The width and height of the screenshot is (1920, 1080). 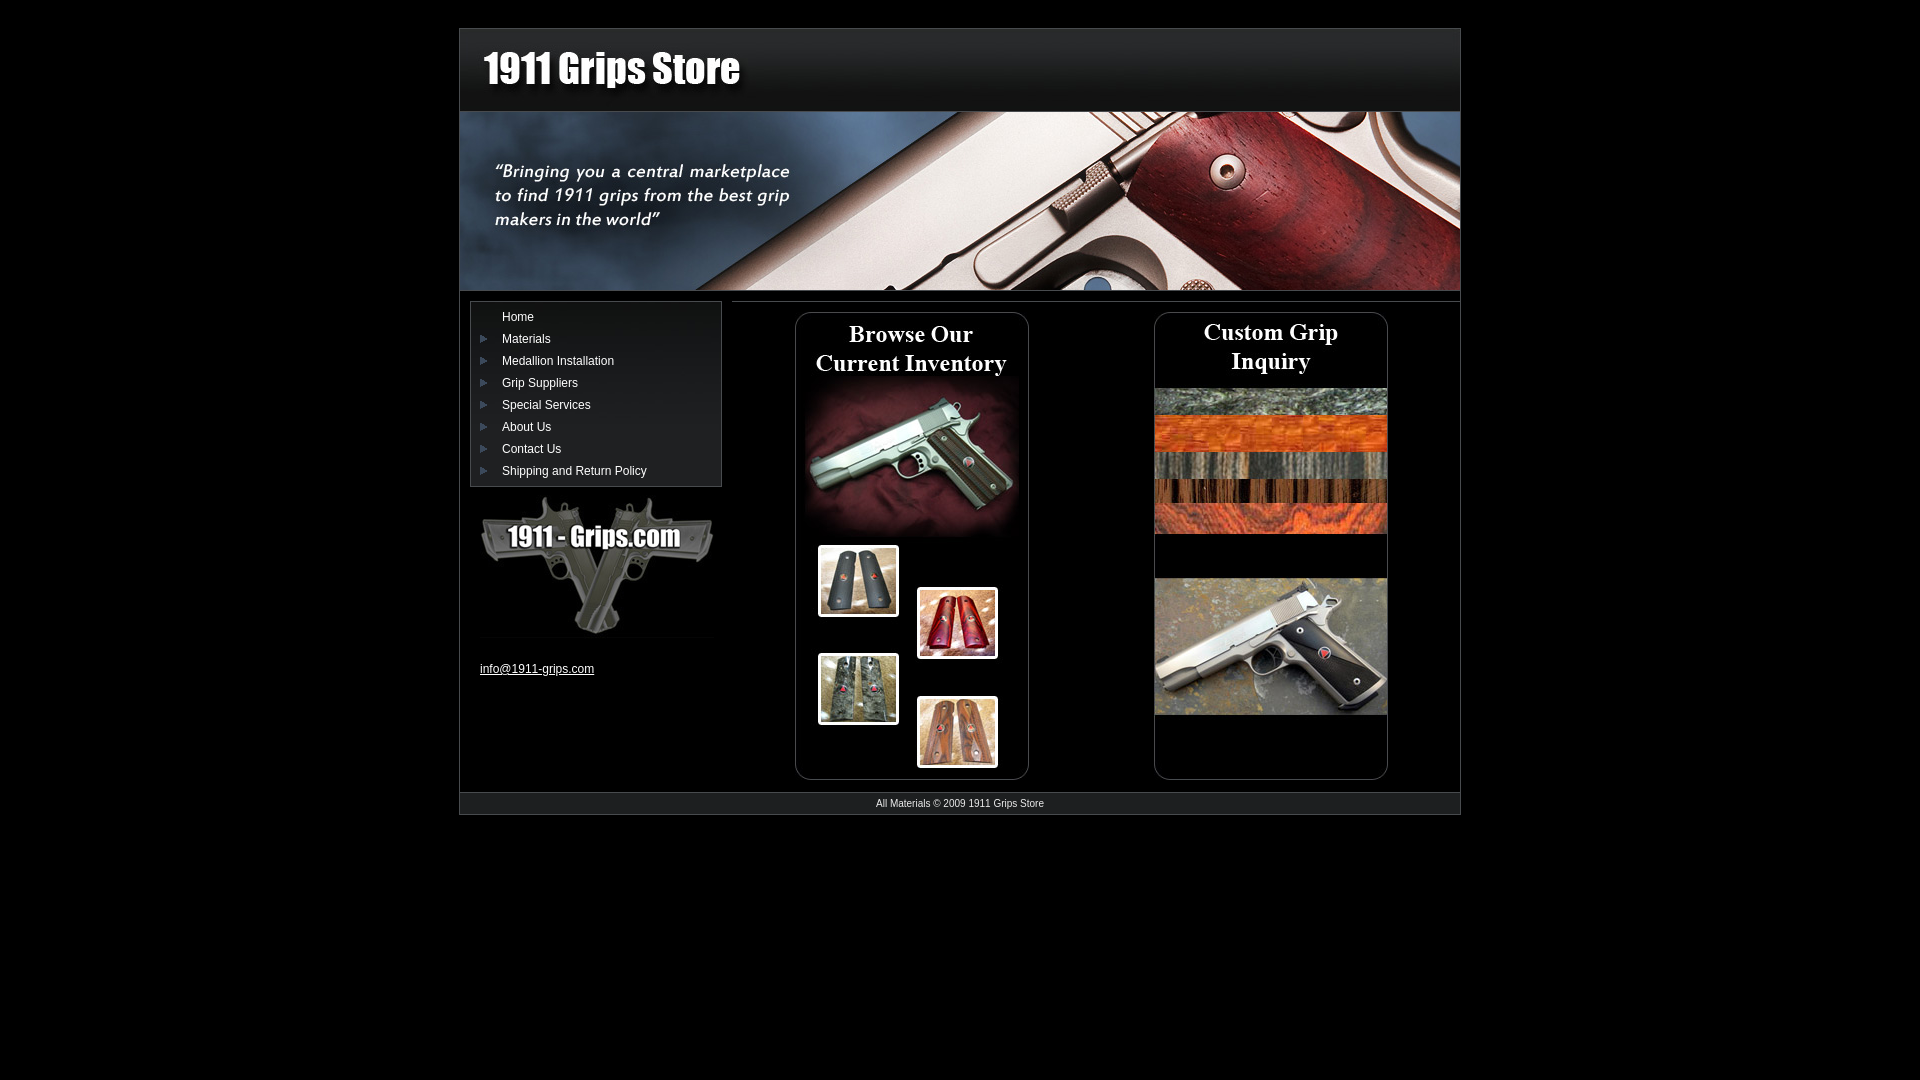 What do you see at coordinates (537, 668) in the screenshot?
I see `'info@1911-grips.com'` at bounding box center [537, 668].